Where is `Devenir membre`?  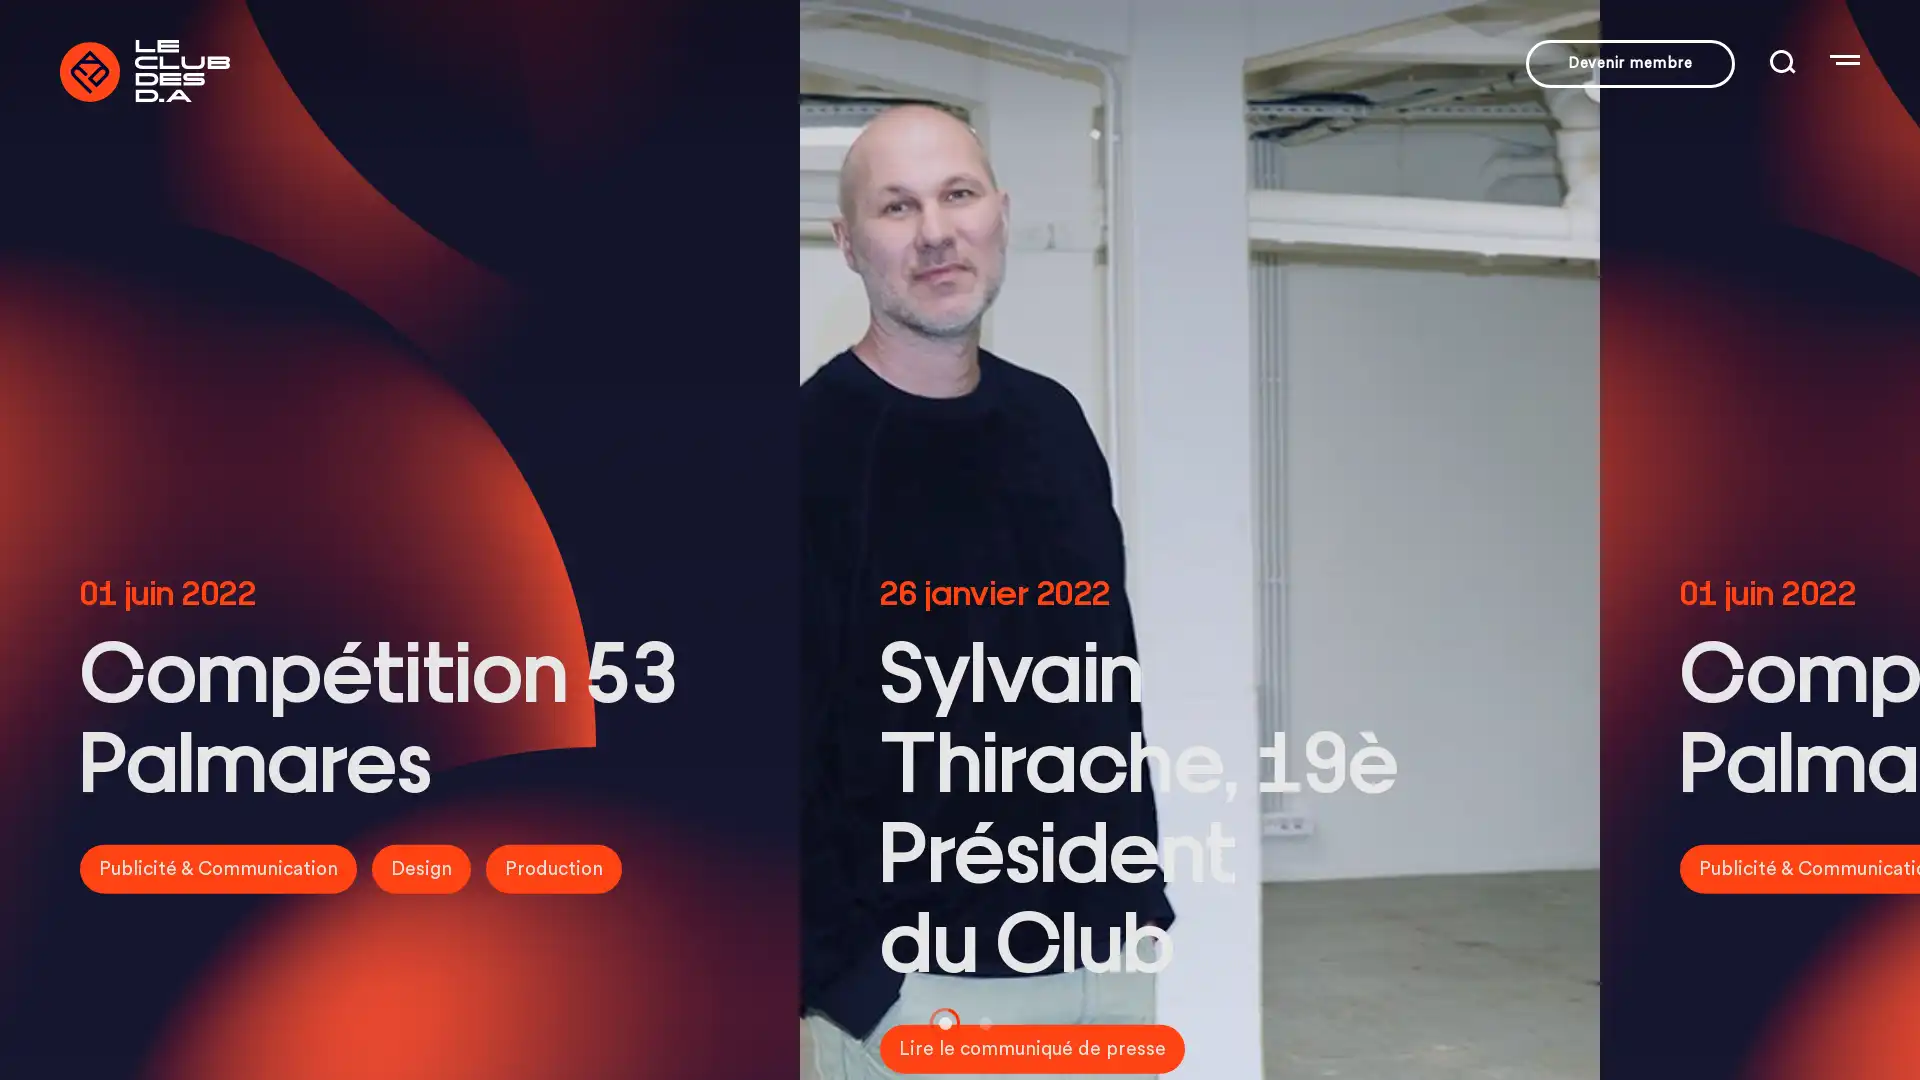
Devenir membre is located at coordinates (1630, 63).